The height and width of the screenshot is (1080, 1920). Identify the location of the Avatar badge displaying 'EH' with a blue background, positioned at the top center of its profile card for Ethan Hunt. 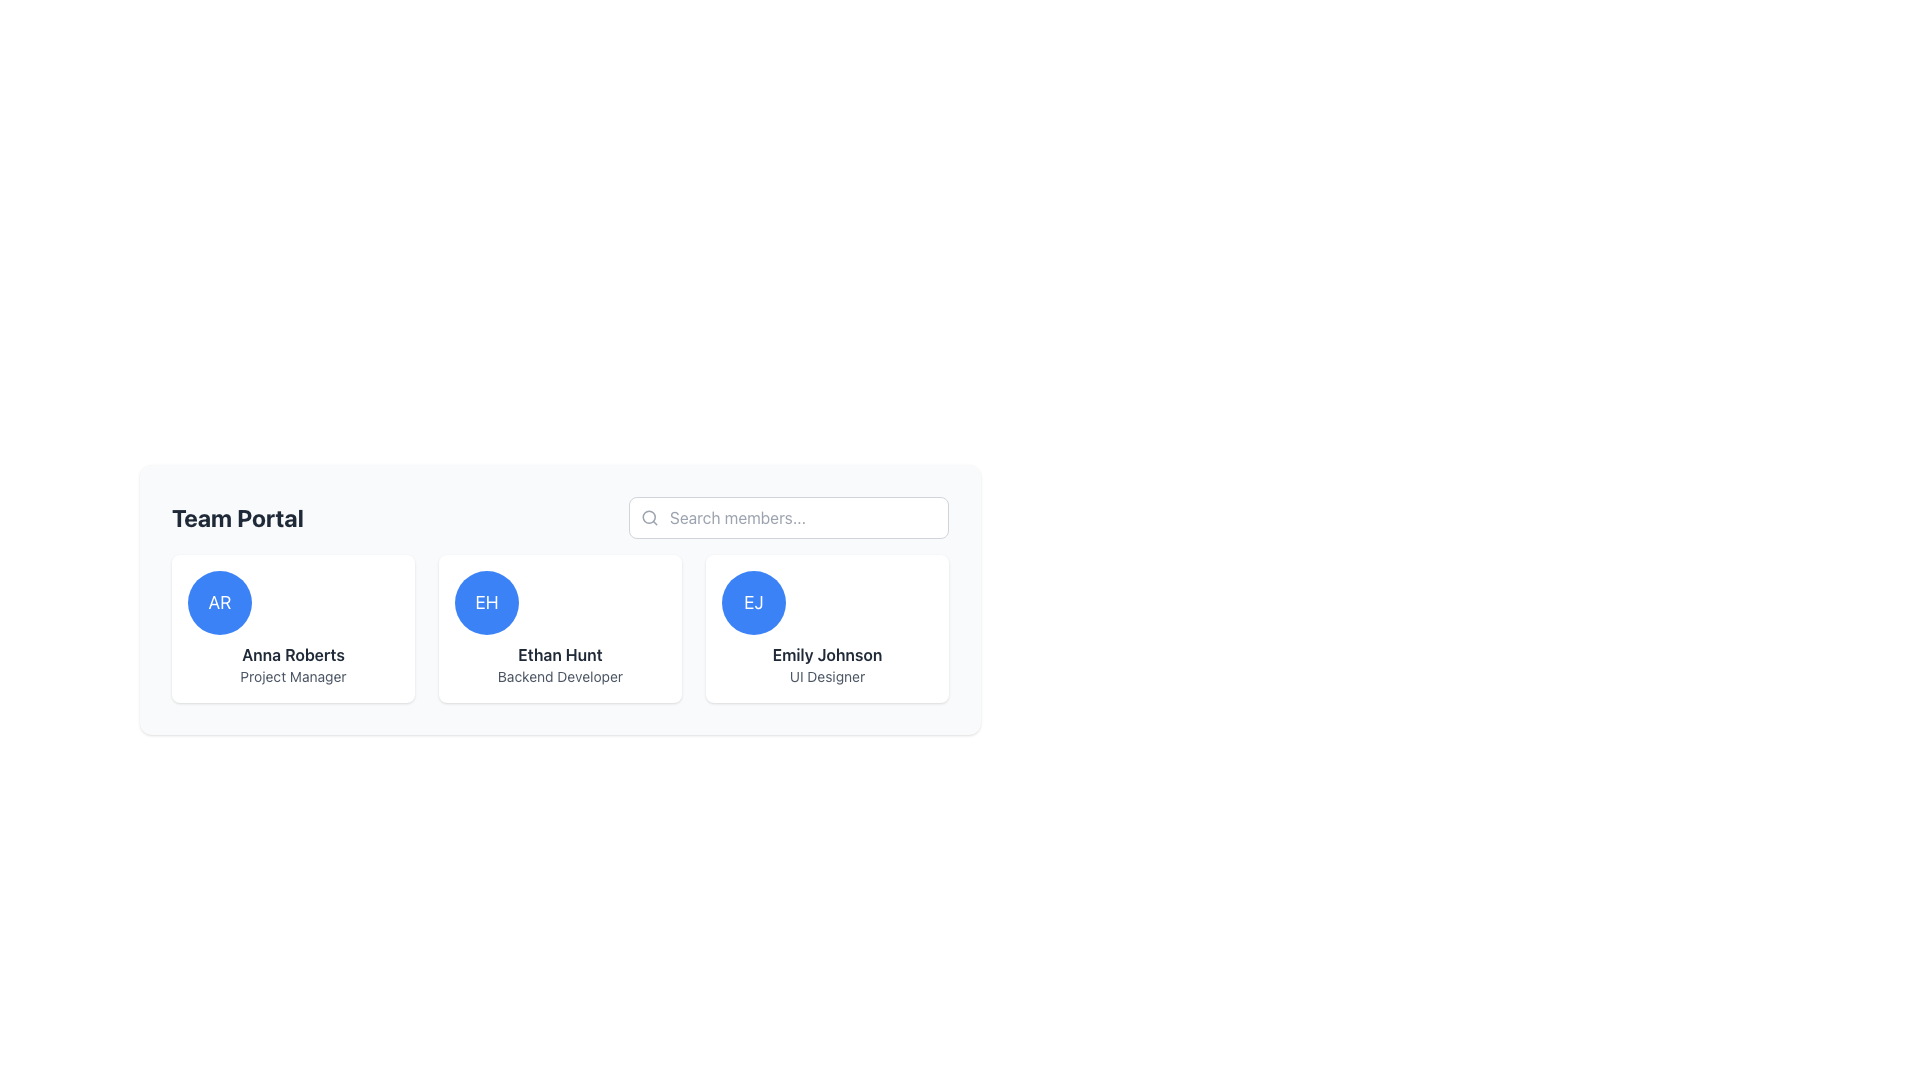
(486, 601).